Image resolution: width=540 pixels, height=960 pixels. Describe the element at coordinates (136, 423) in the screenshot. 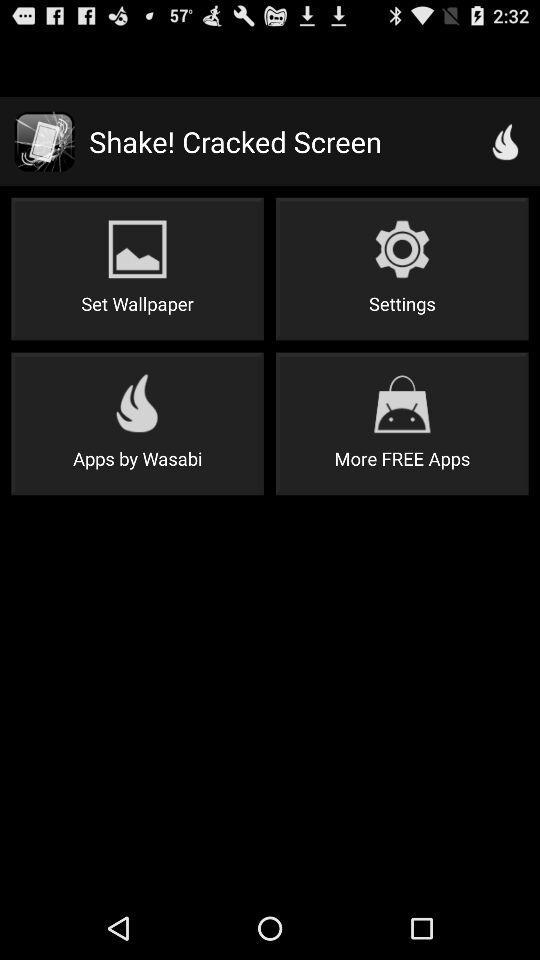

I see `the icon next to the more free apps button` at that location.